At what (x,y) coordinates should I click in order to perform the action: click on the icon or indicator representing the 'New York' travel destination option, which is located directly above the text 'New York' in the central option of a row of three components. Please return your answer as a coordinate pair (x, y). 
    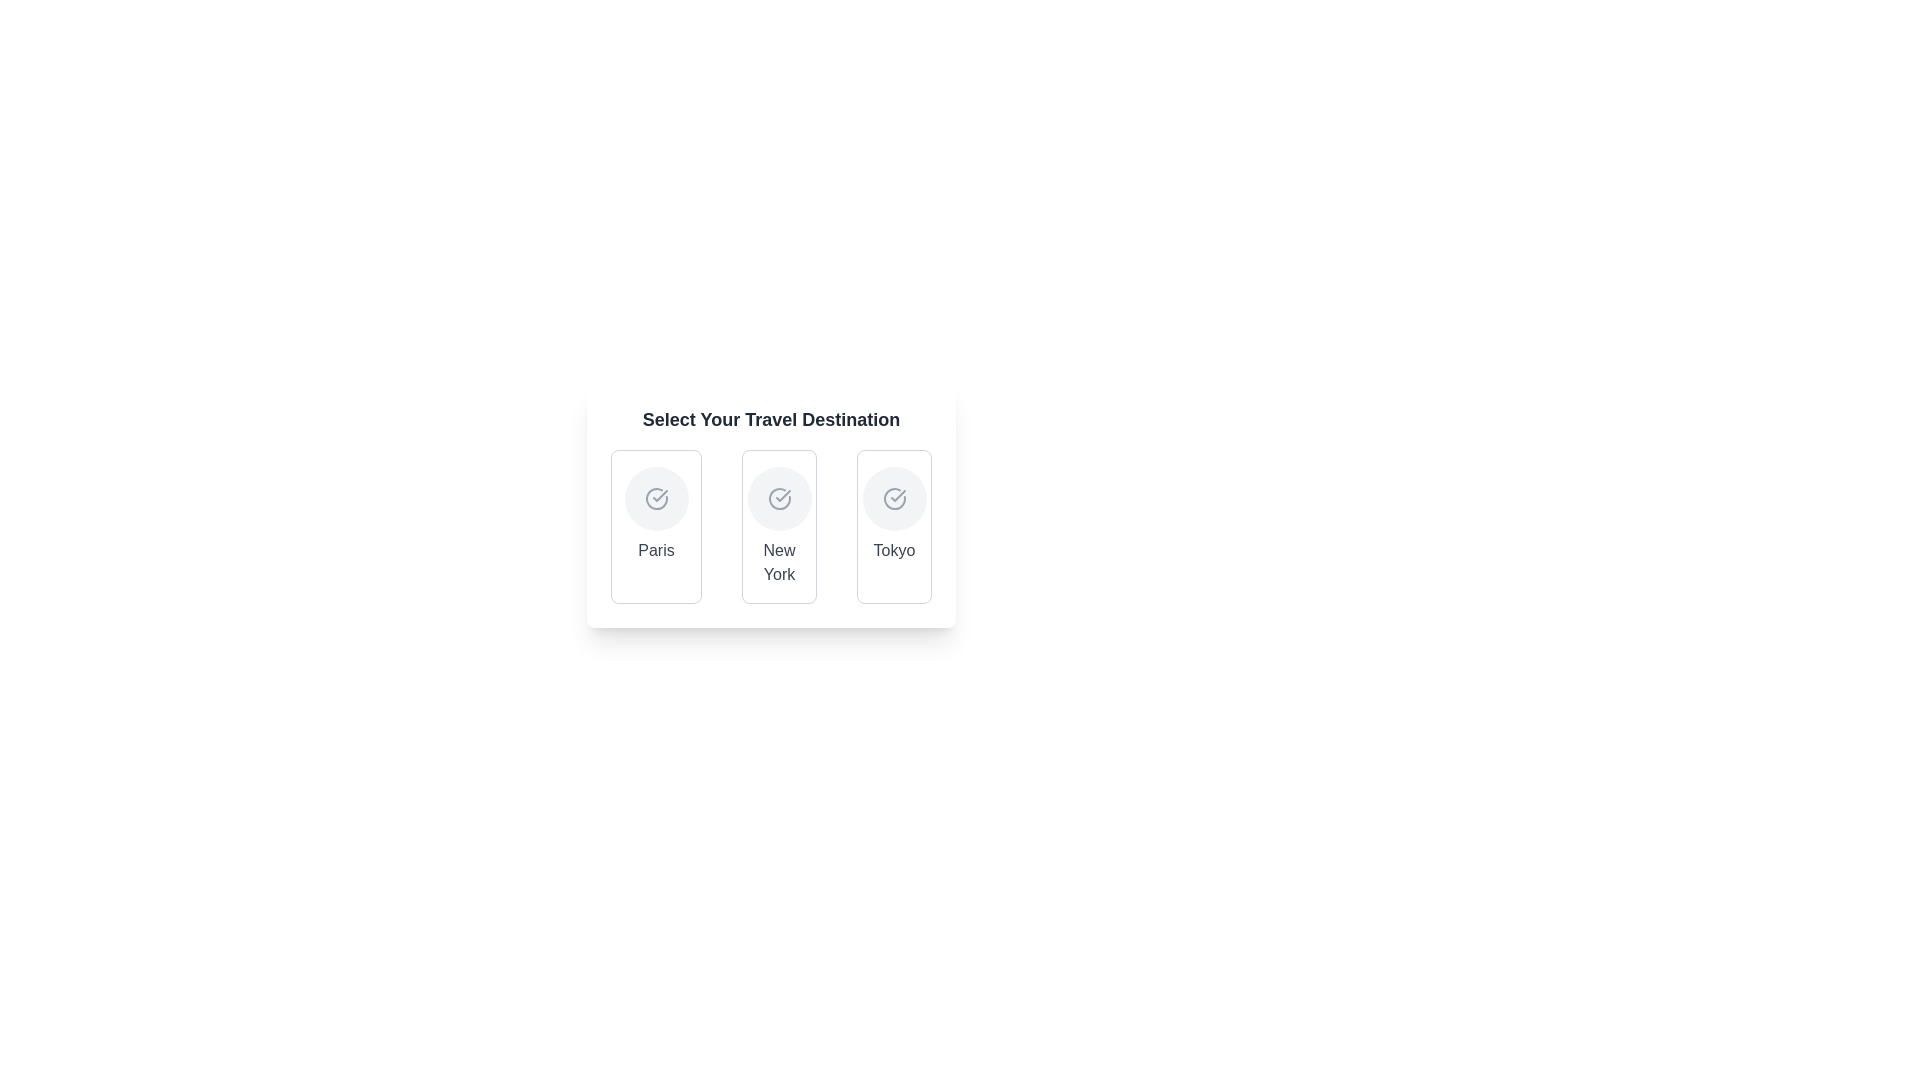
    Looking at the image, I should click on (778, 497).